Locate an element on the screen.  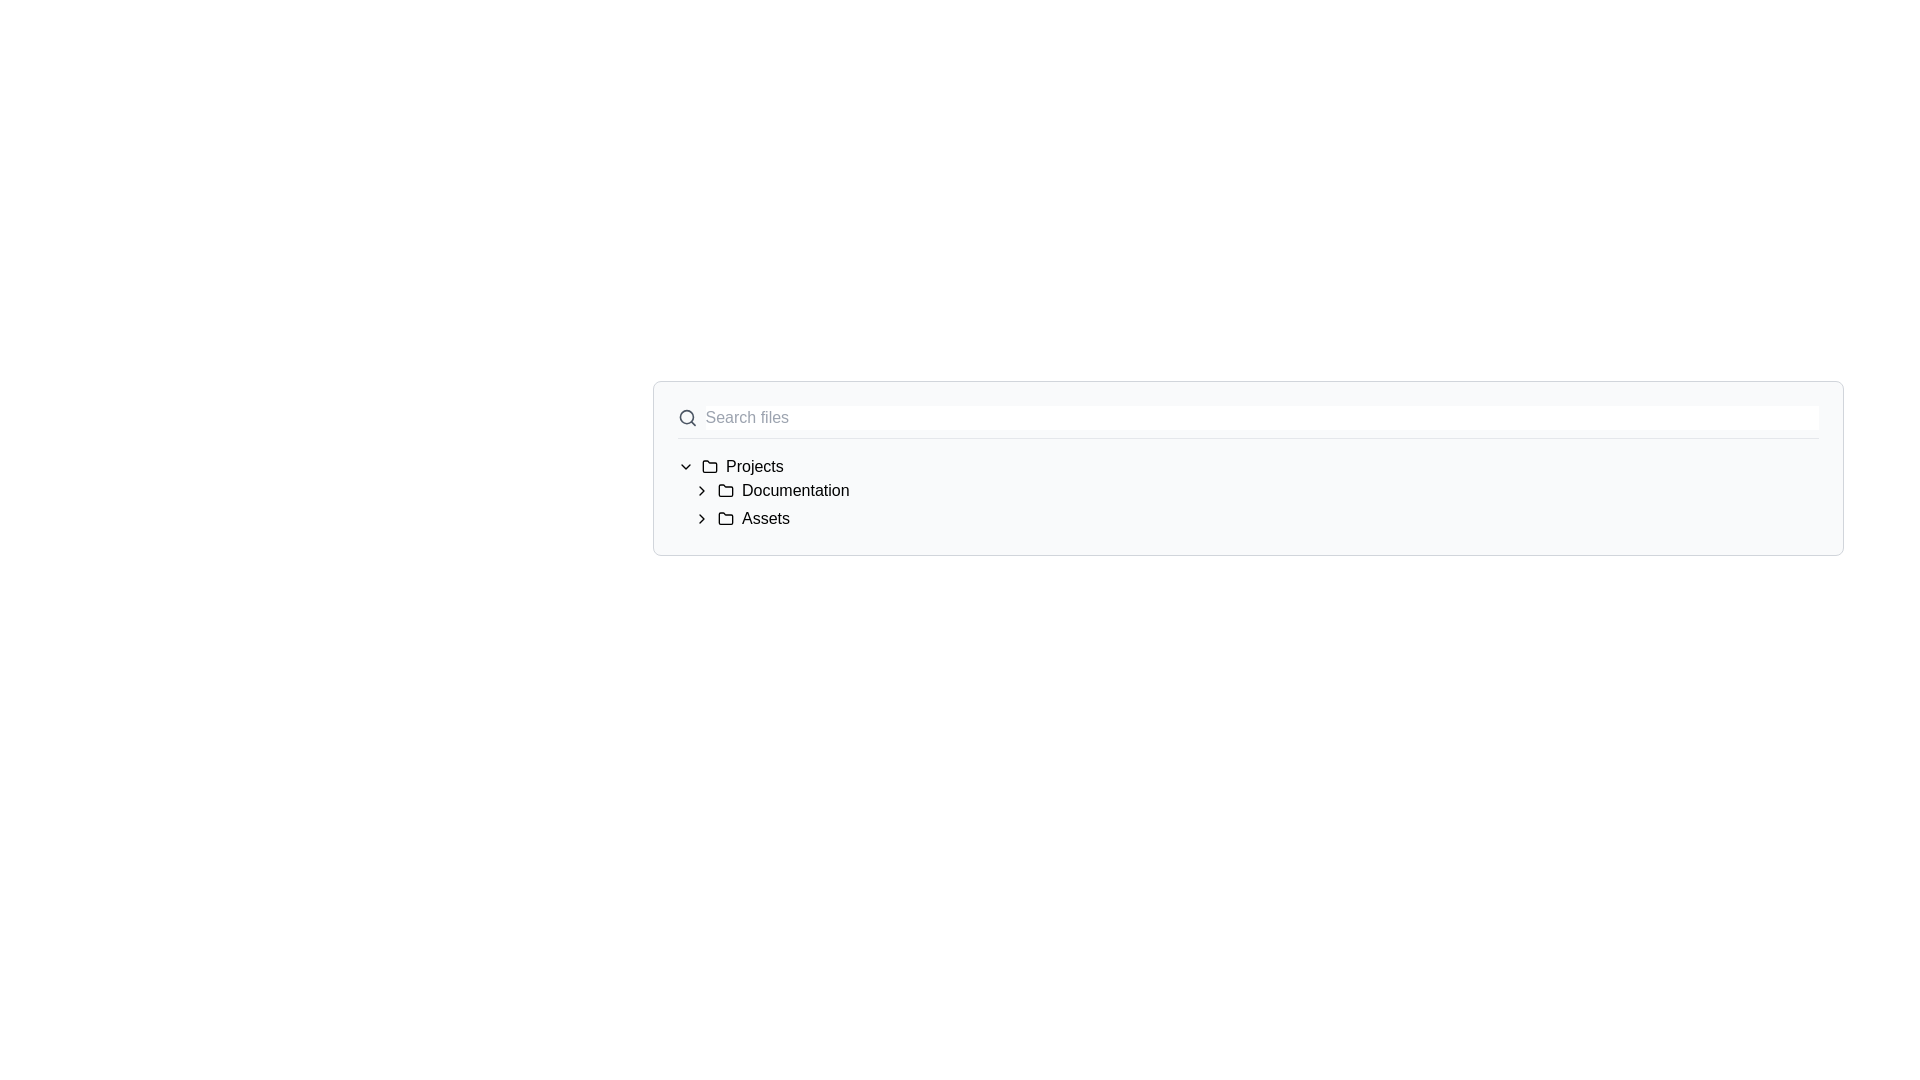
the folder icon that is located next to the 'Projects' label in the hierarchical list is located at coordinates (710, 466).